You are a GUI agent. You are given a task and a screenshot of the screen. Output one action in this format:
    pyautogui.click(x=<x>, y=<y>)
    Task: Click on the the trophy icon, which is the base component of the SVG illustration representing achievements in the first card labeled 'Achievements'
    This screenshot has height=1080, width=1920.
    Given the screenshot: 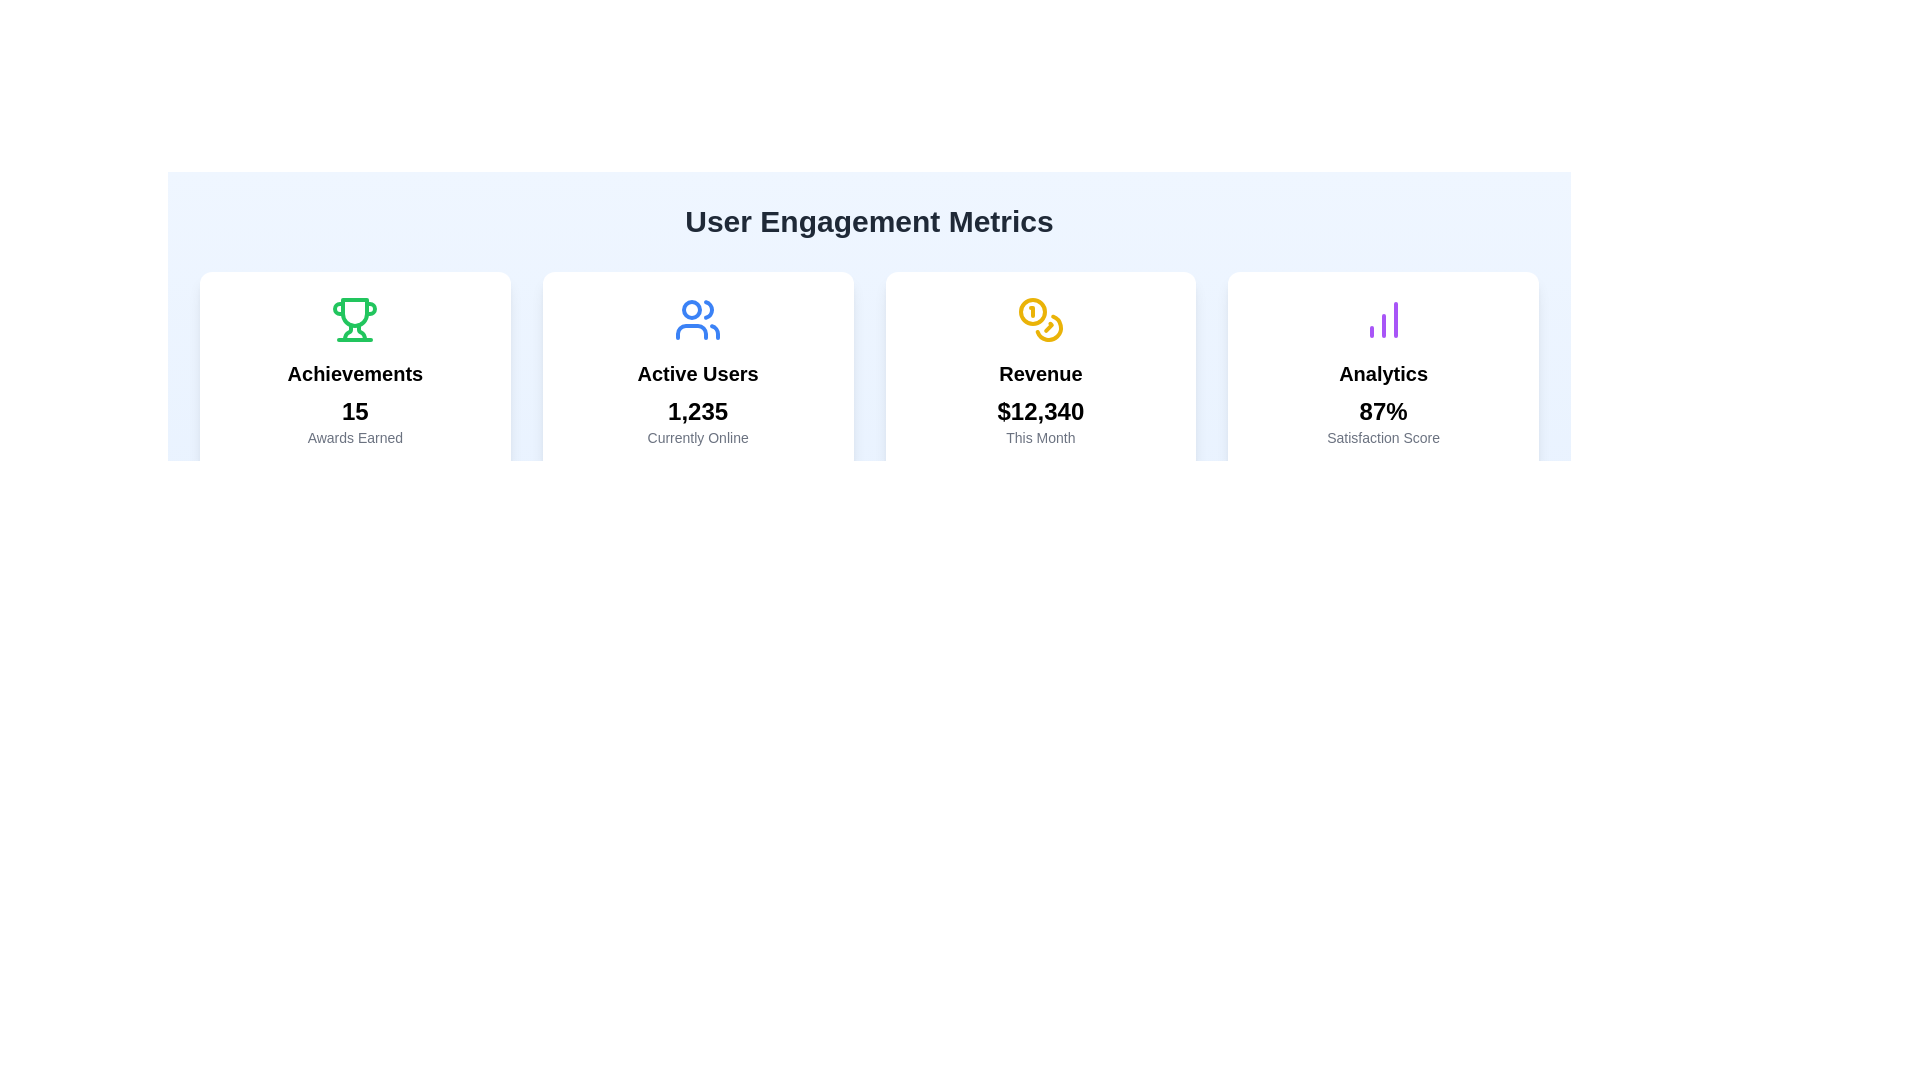 What is the action you would take?
    pyautogui.click(x=355, y=312)
    